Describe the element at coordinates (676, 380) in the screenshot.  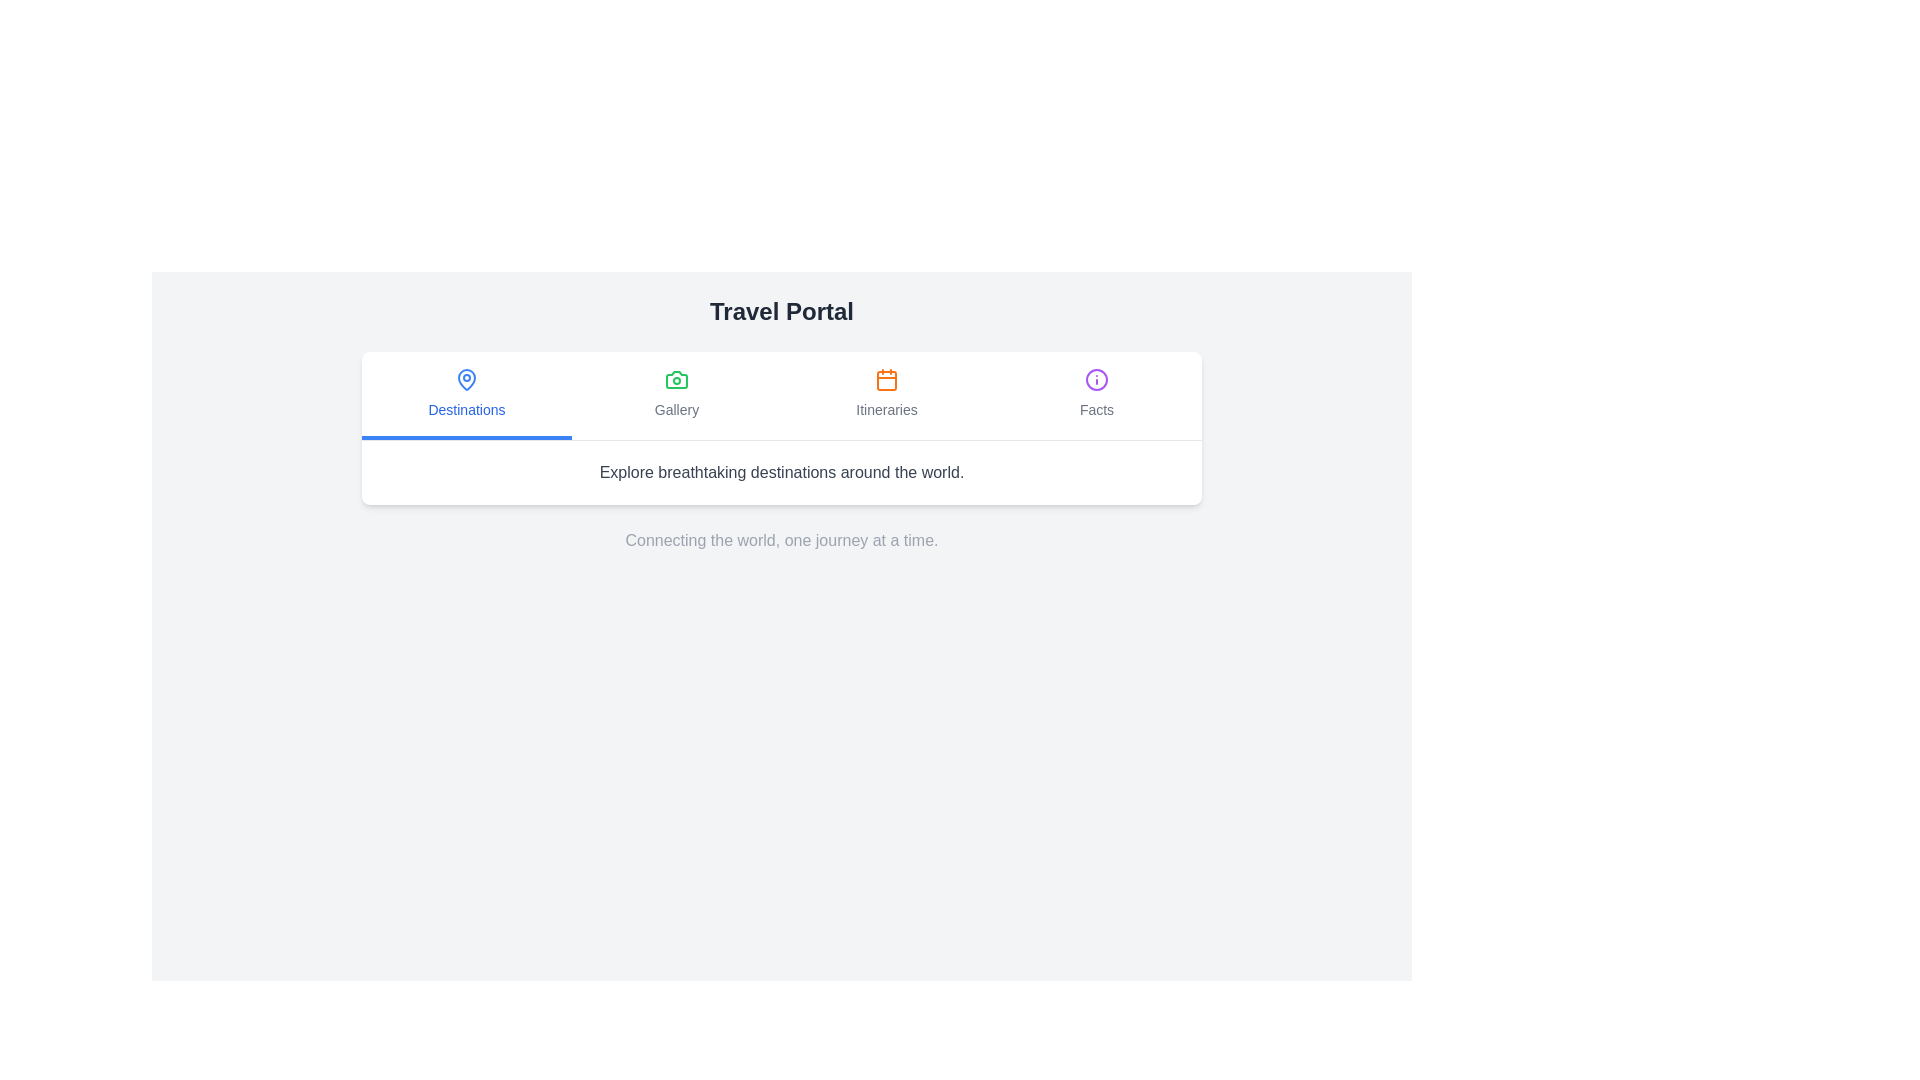
I see `the gallery navigation icon located above the 'Gallery' label in the panel, which is the second item from the left between 'Destinations' and 'Itineraries'` at that location.